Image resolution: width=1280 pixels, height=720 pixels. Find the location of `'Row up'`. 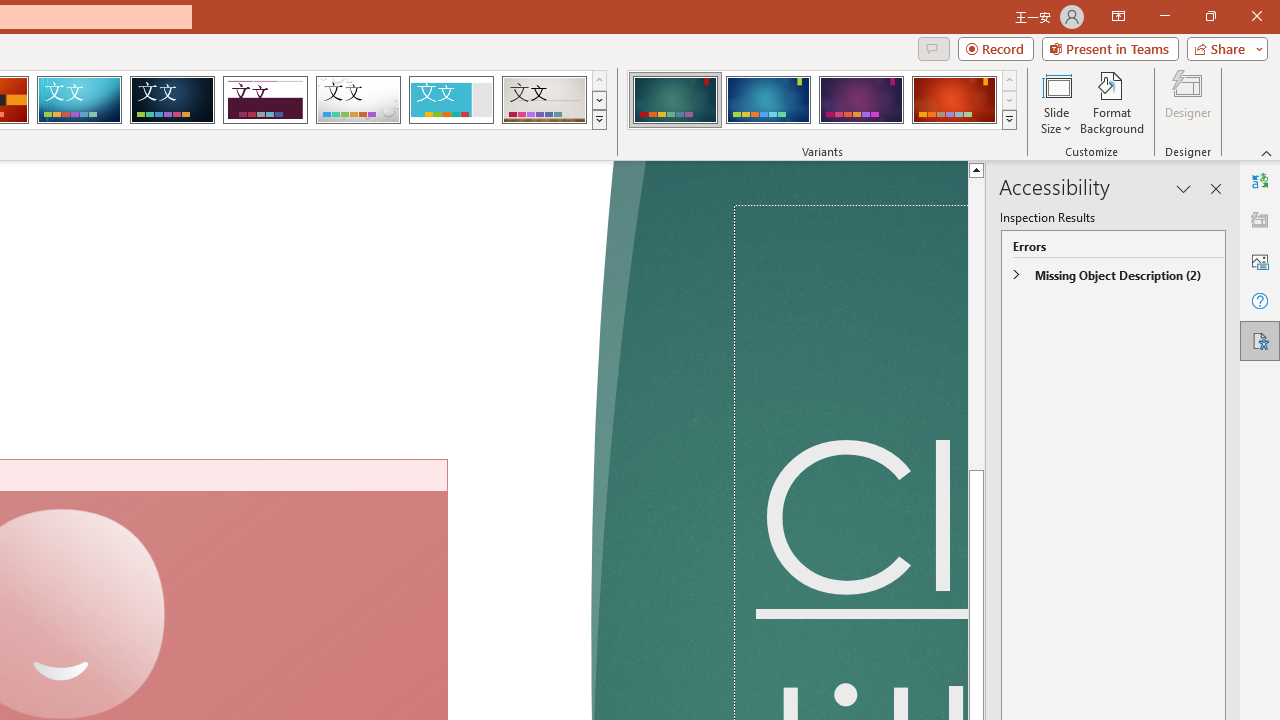

'Row up' is located at coordinates (1009, 79).